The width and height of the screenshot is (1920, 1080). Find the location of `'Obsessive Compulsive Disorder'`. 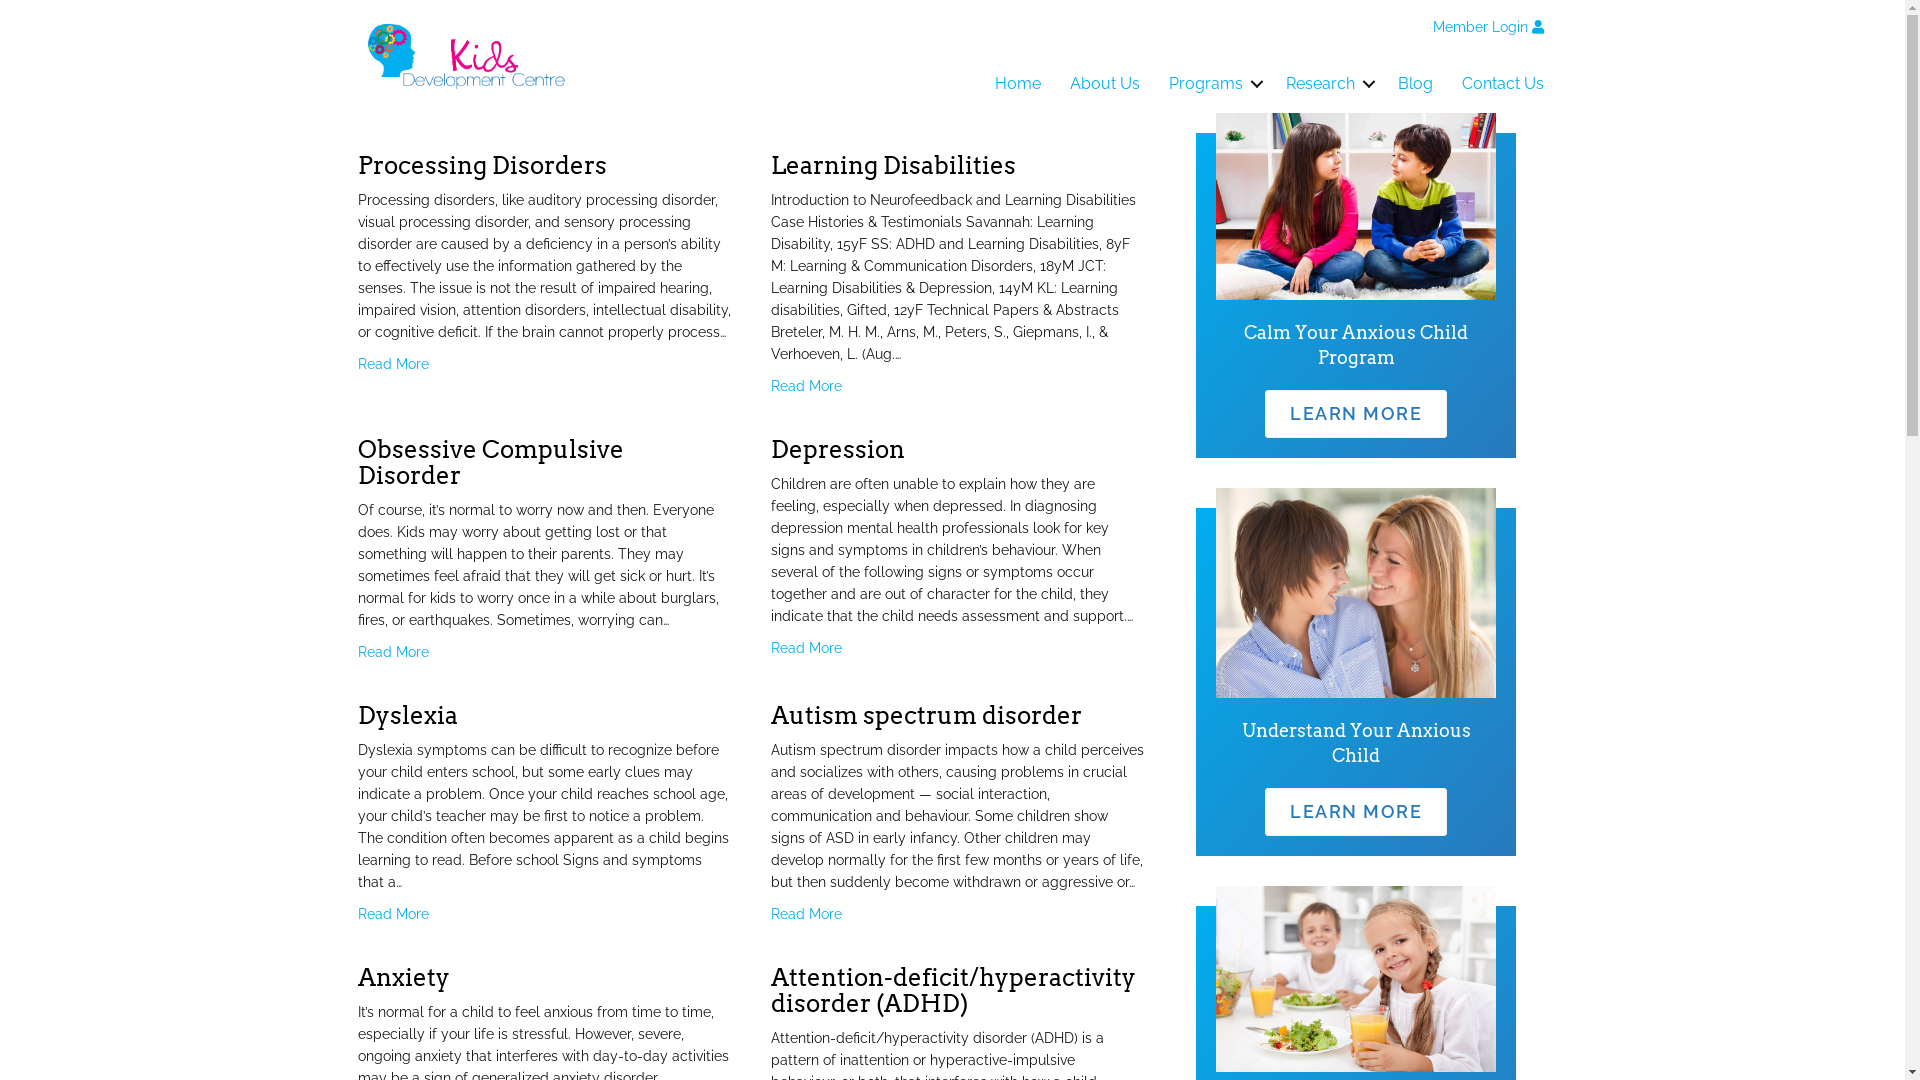

'Obsessive Compulsive Disorder' is located at coordinates (490, 462).